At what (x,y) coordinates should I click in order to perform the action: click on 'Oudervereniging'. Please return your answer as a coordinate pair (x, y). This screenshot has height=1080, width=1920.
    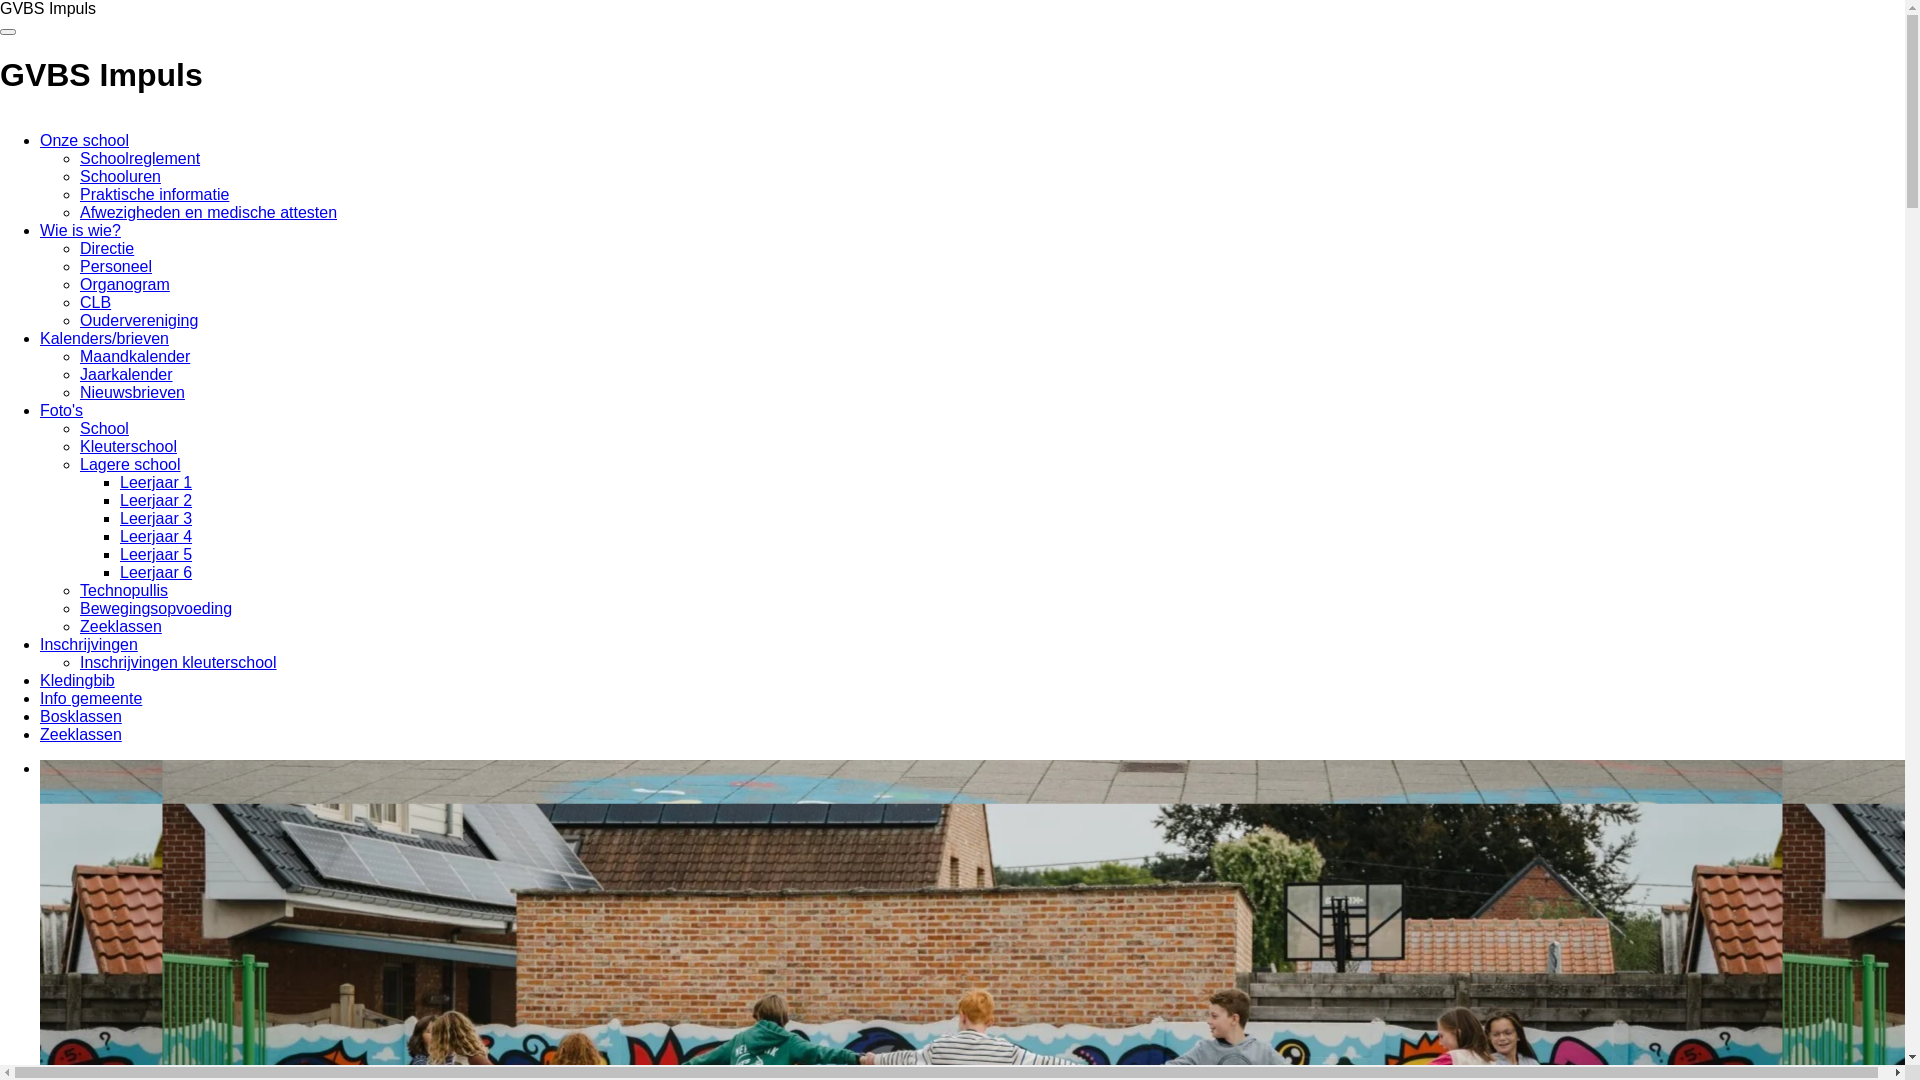
    Looking at the image, I should click on (138, 319).